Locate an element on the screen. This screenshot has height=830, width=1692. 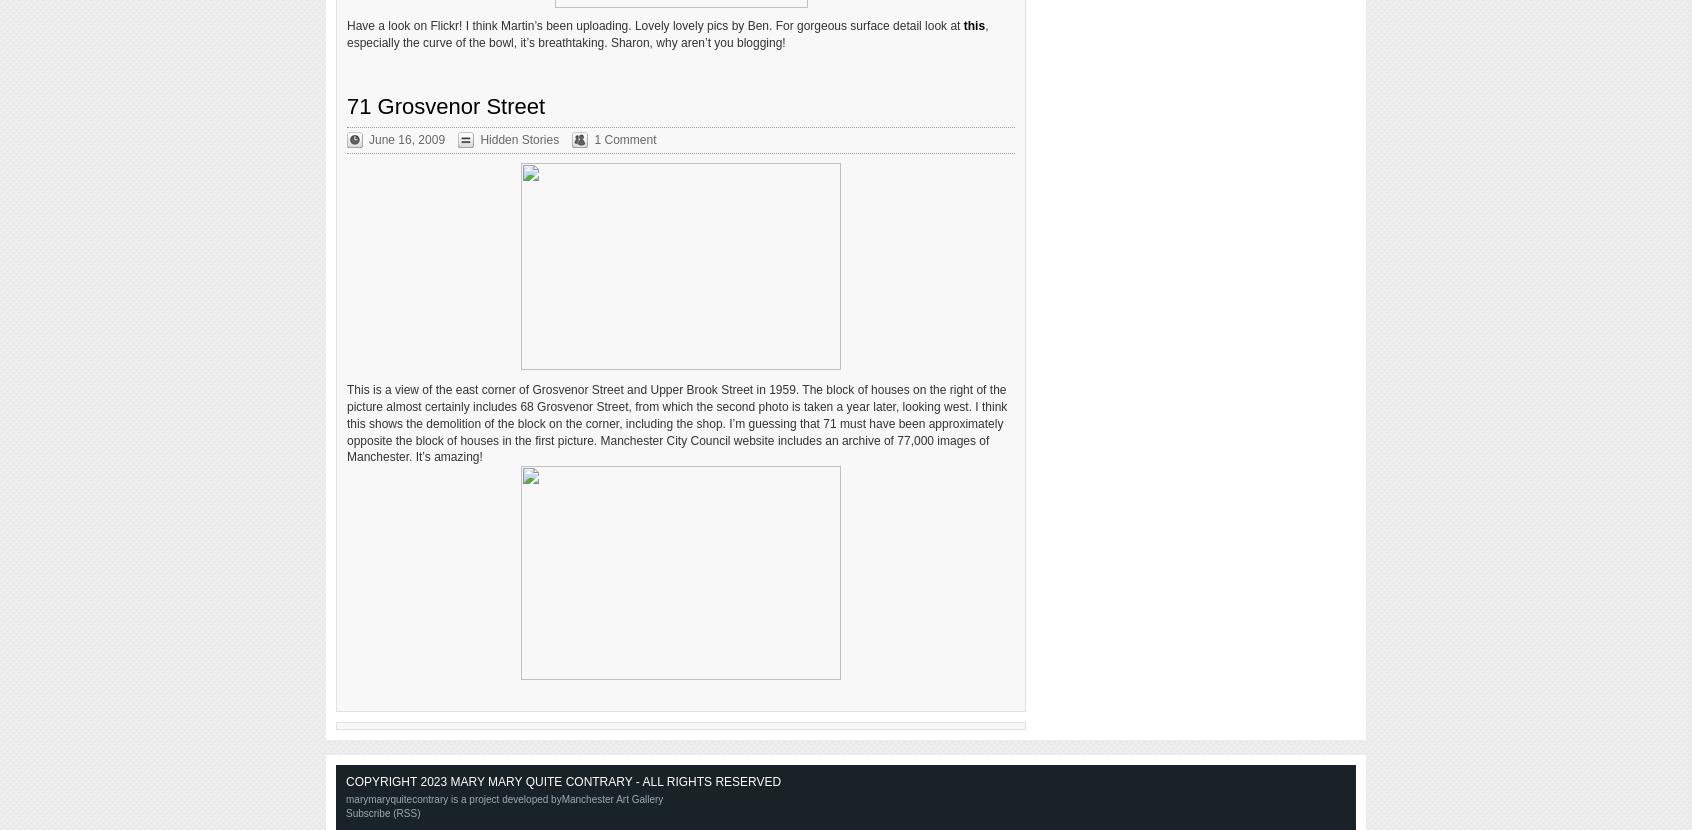
'this' is located at coordinates (962, 25).